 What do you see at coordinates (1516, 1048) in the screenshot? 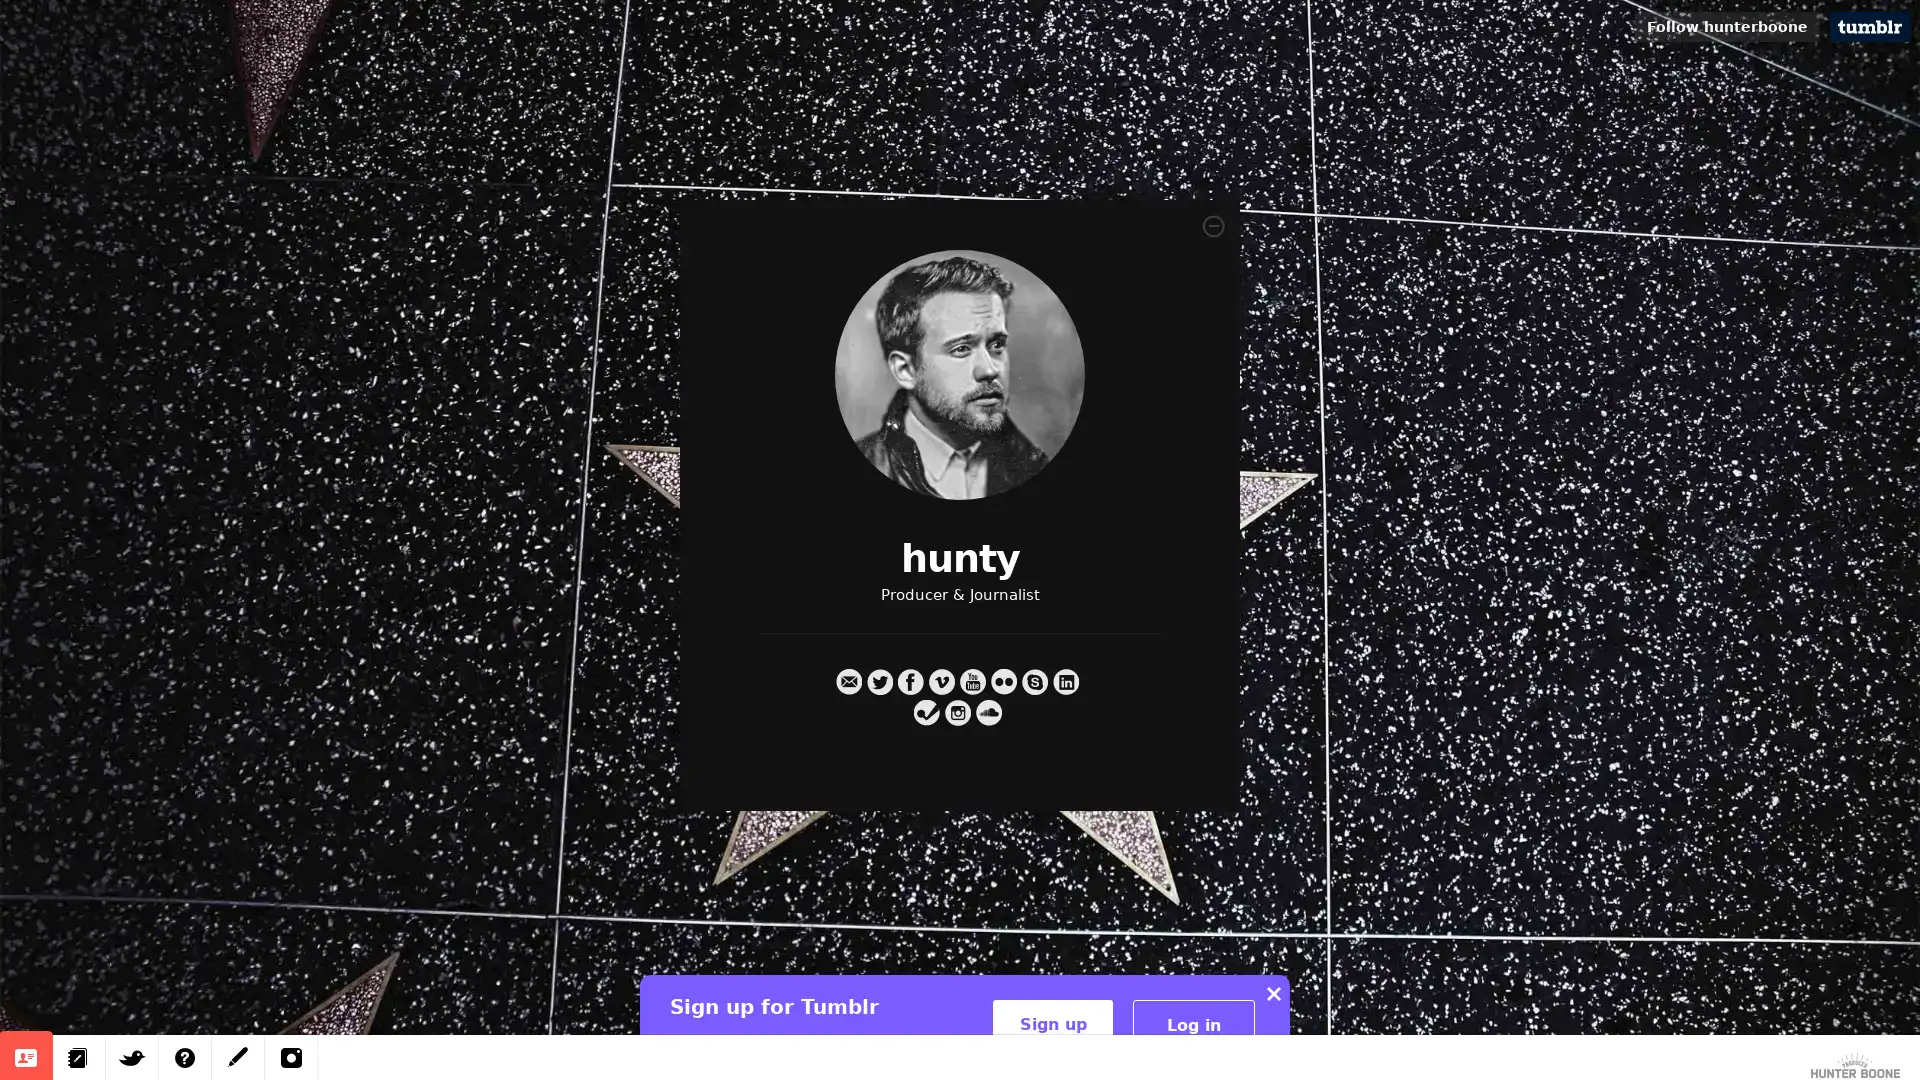
I see `play` at bounding box center [1516, 1048].